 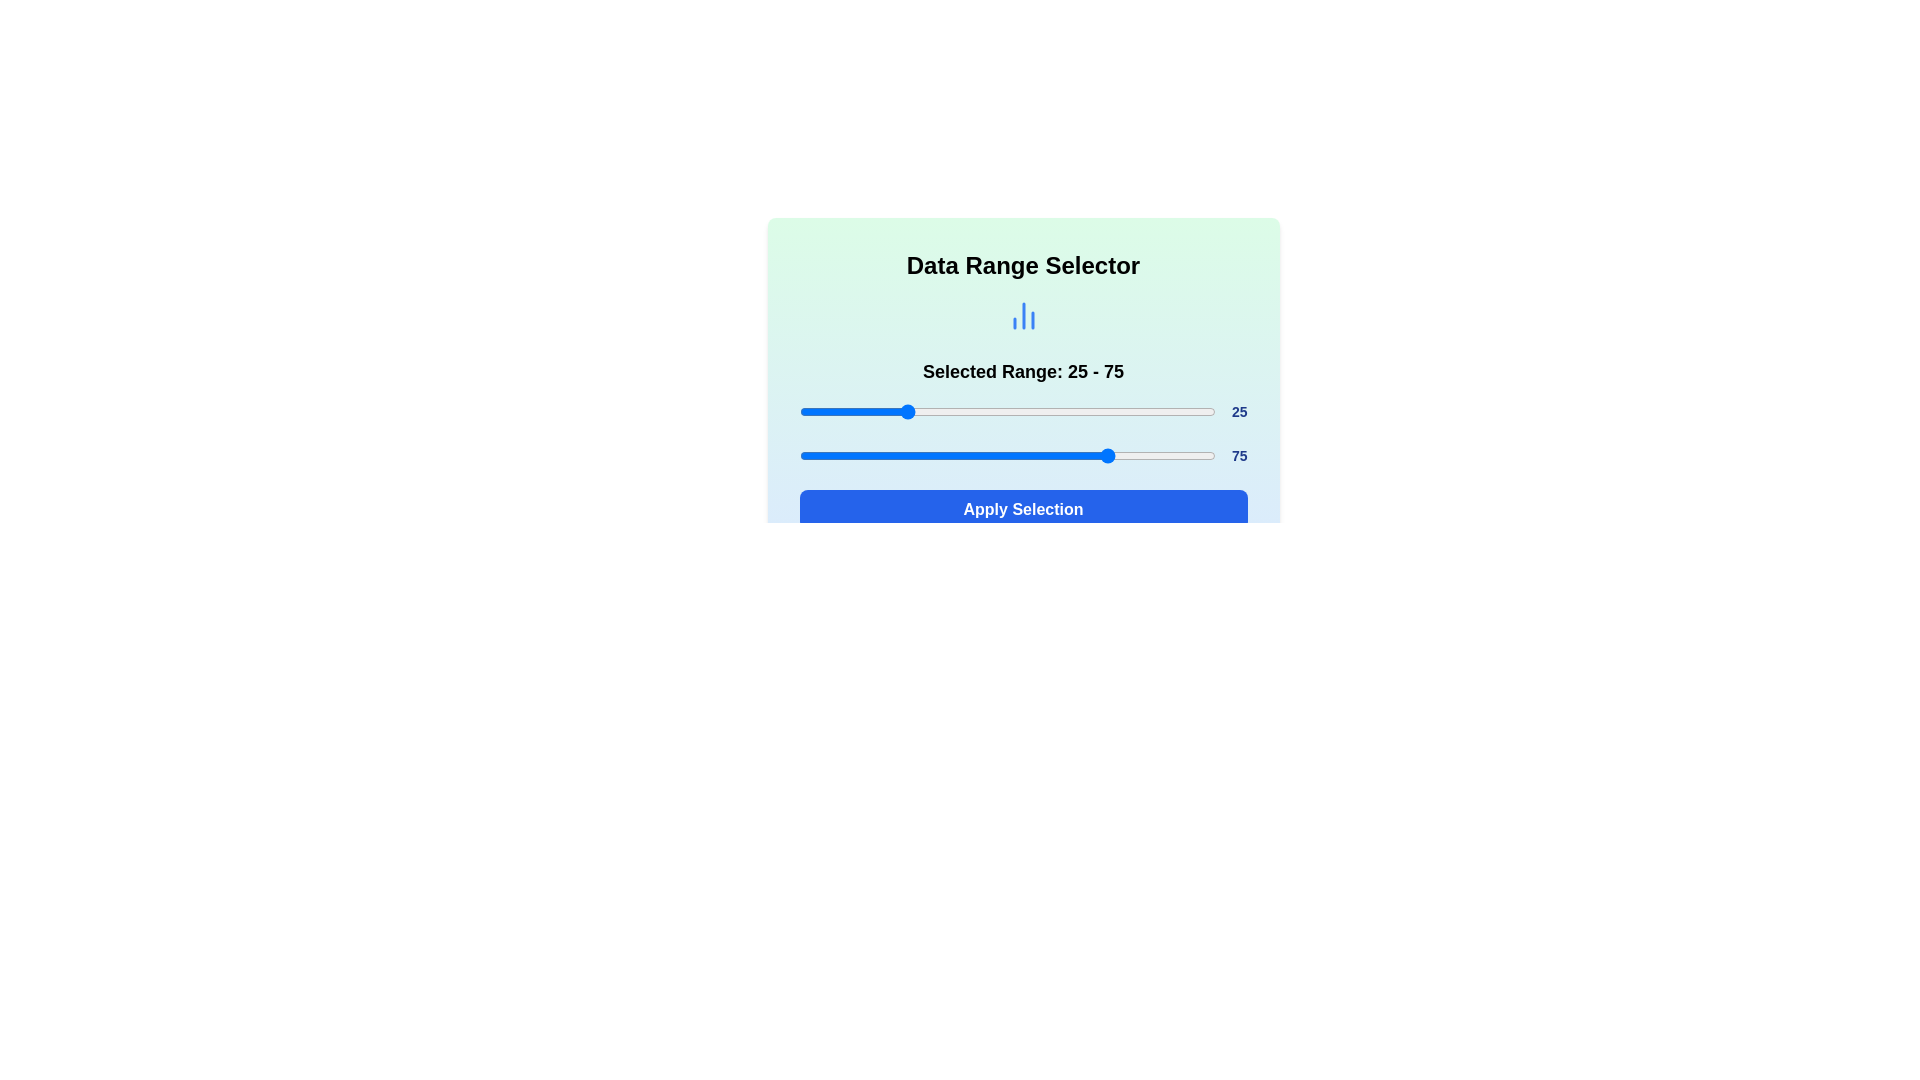 What do you see at coordinates (798, 411) in the screenshot?
I see `the slider to set its value to 0` at bounding box center [798, 411].